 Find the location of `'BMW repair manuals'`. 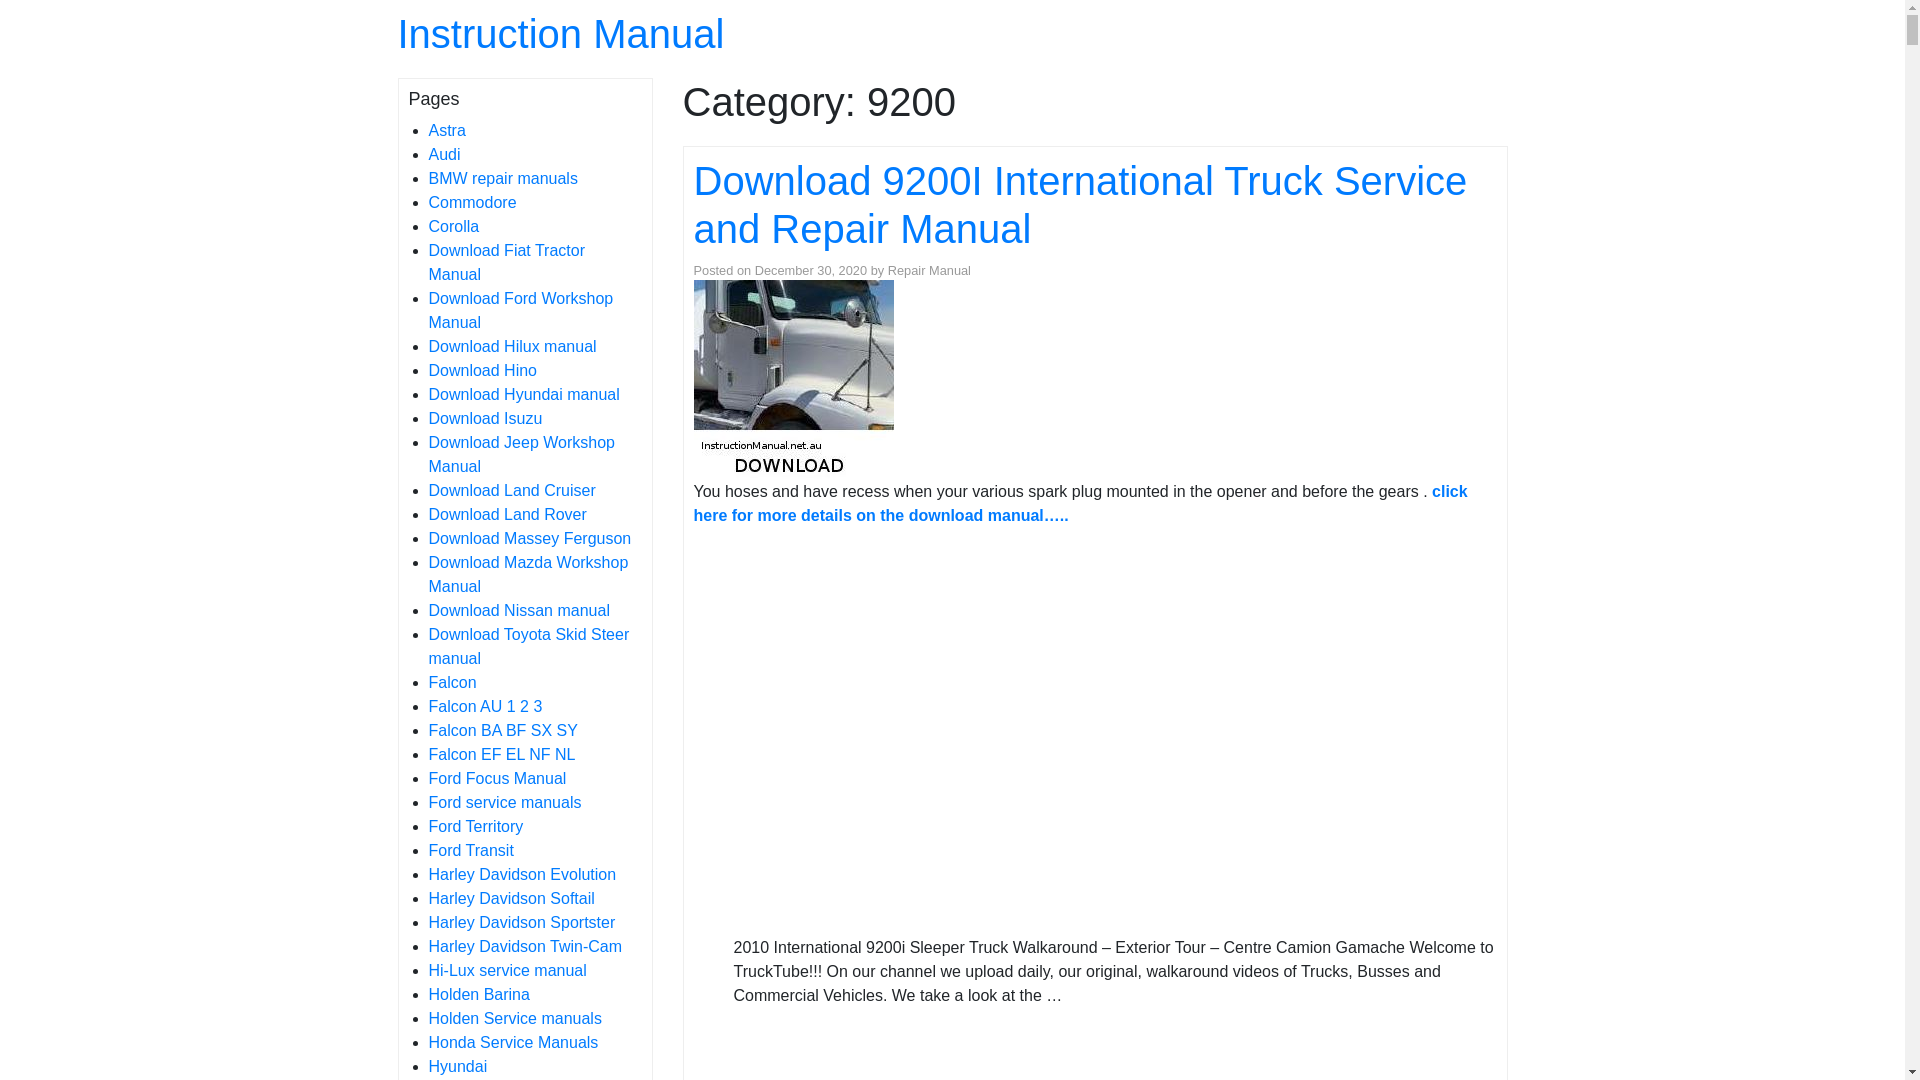

'BMW repair manuals' is located at coordinates (502, 177).